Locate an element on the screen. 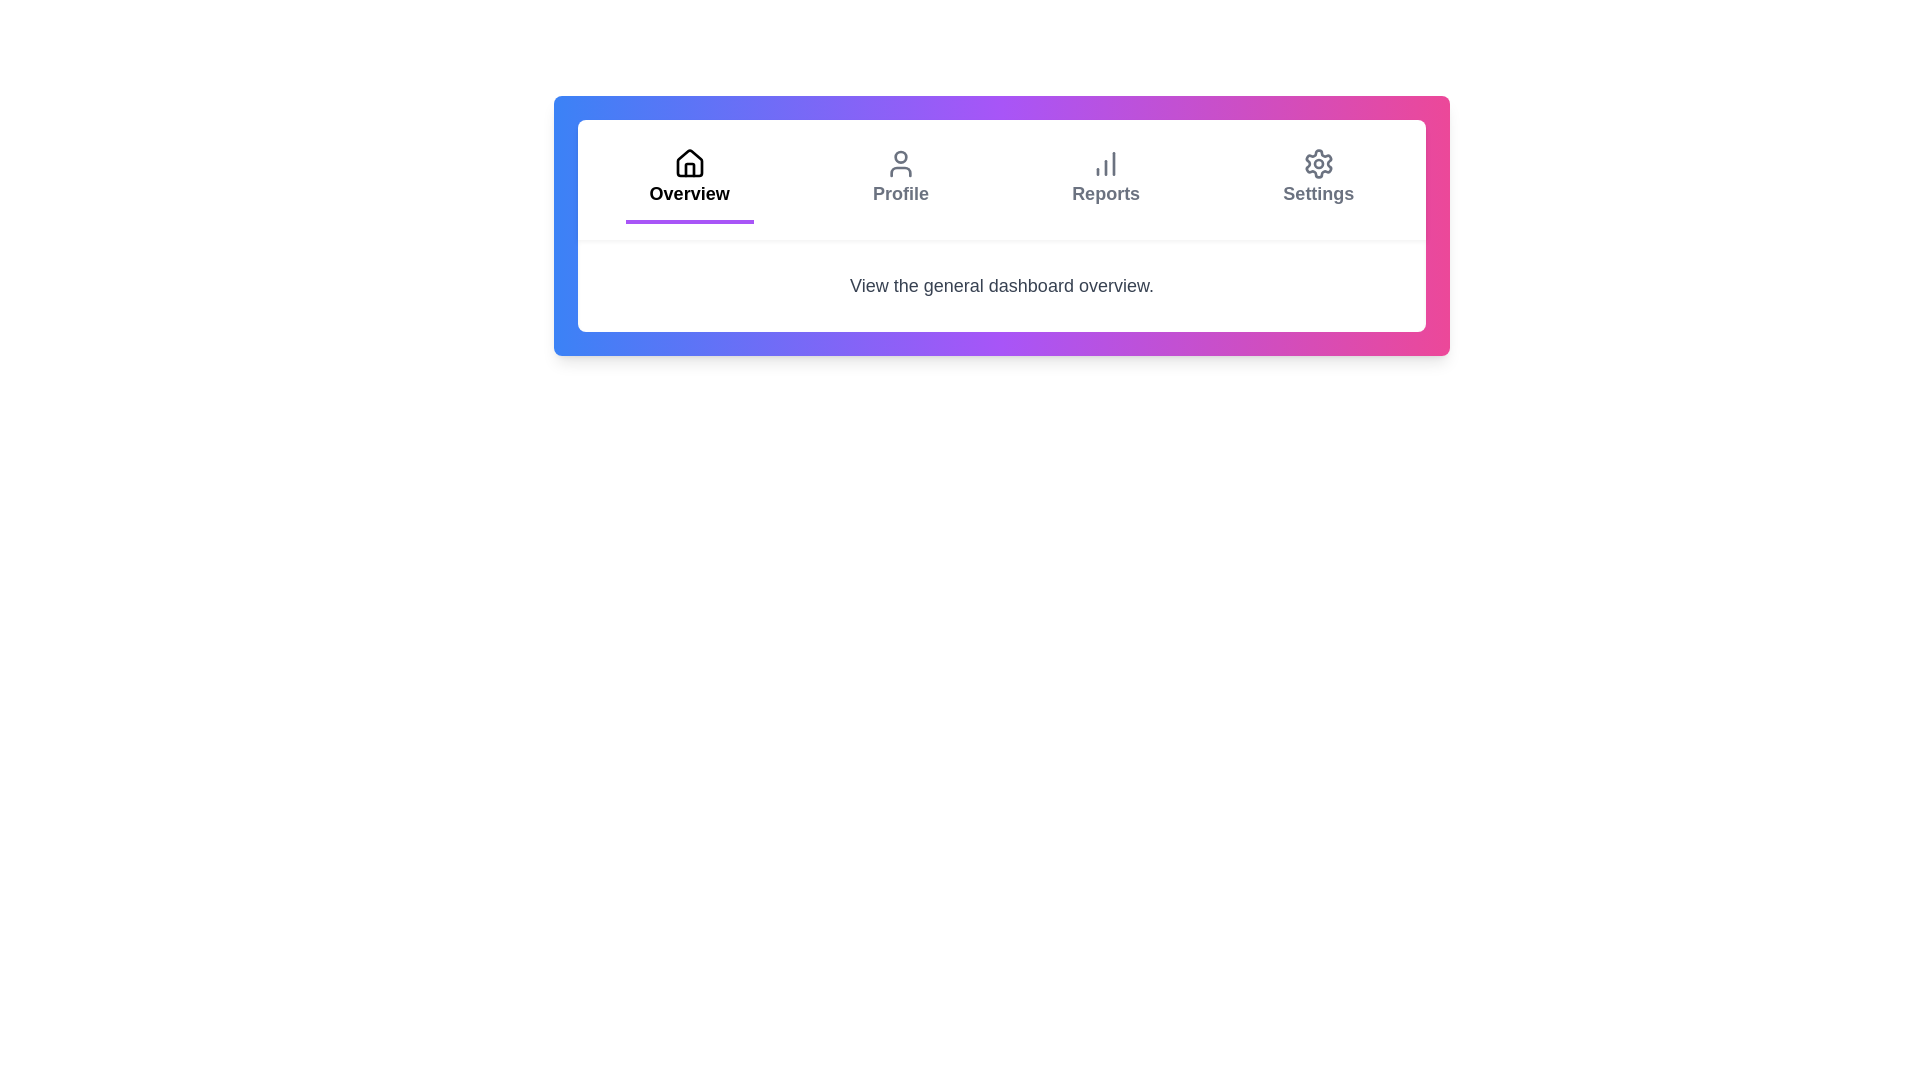  the 'Reports' text label in the navigation menu, which is located between 'Profile' and 'Settings' is located at coordinates (1105, 193).